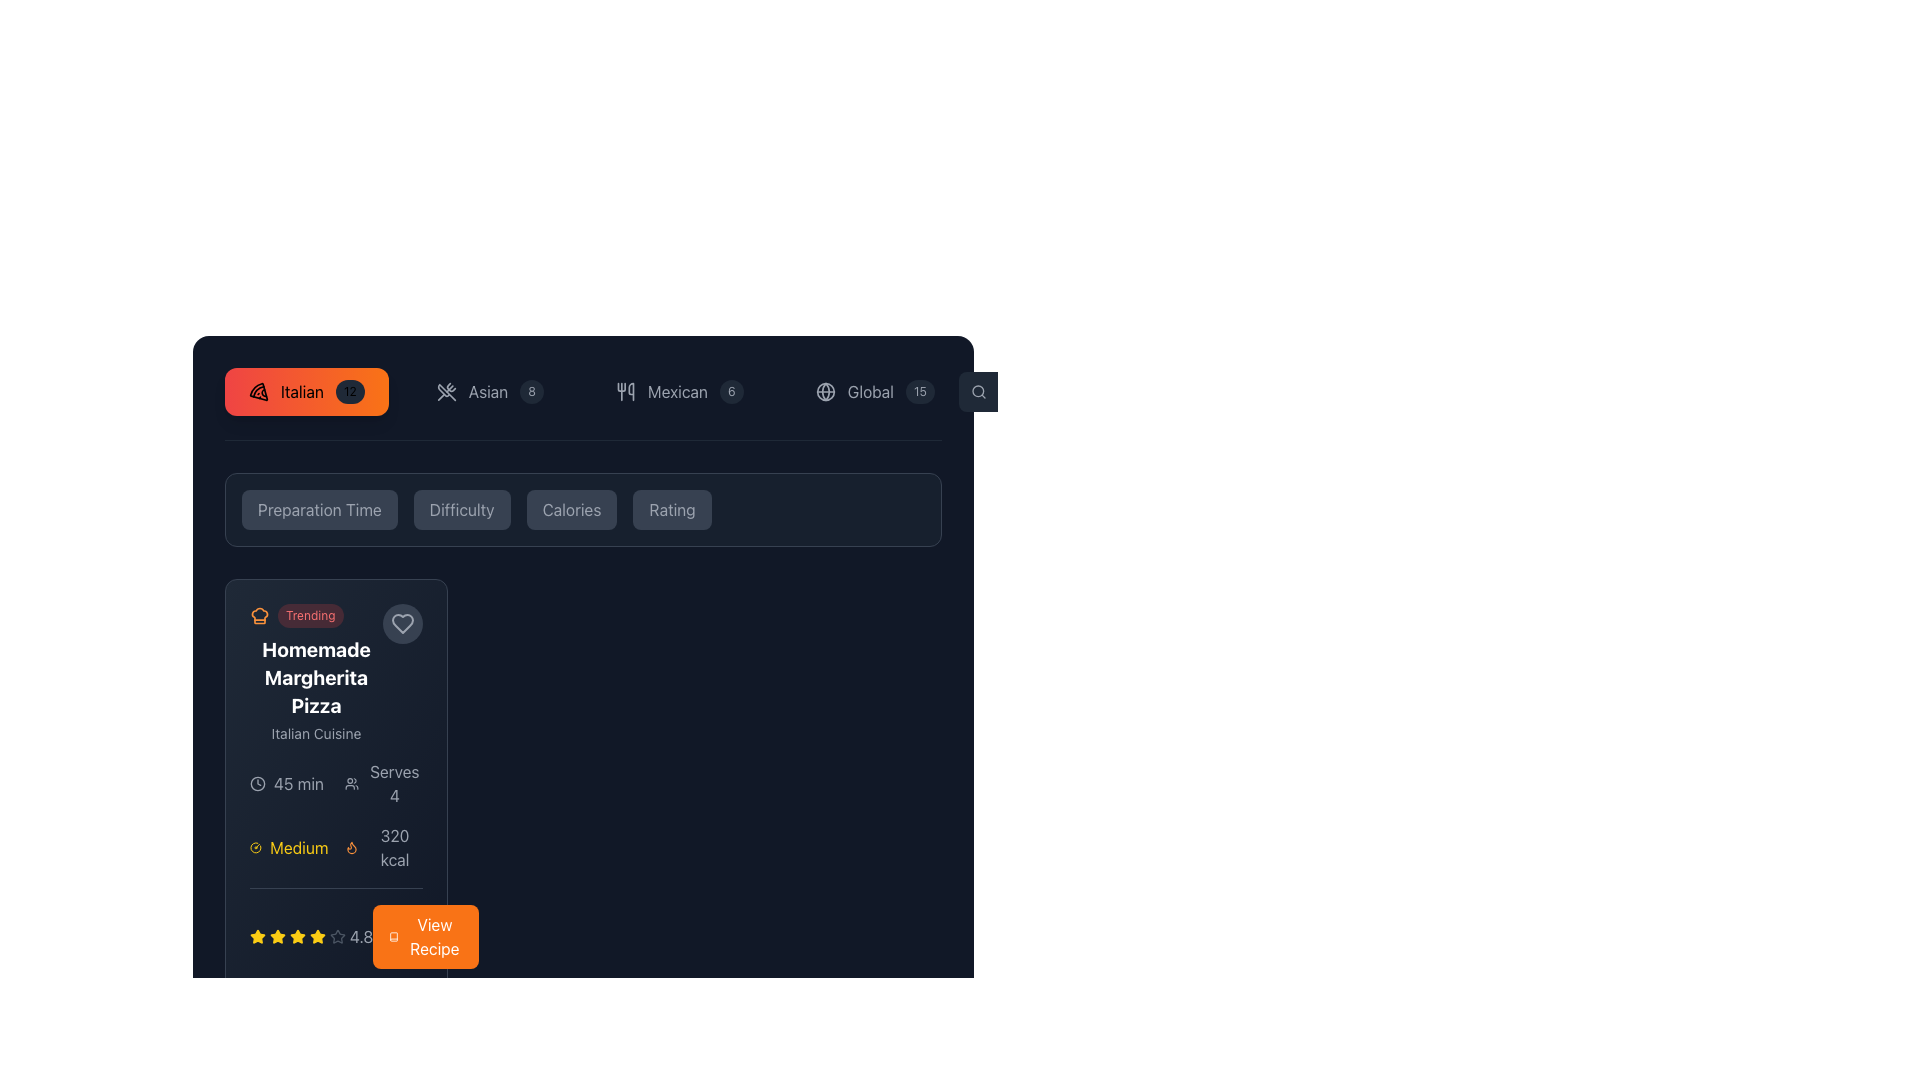 The height and width of the screenshot is (1080, 1920). Describe the element at coordinates (257, 782) in the screenshot. I see `the circular graphical element in the center of the clock icon located at the top-left corner of the recipe card` at that location.